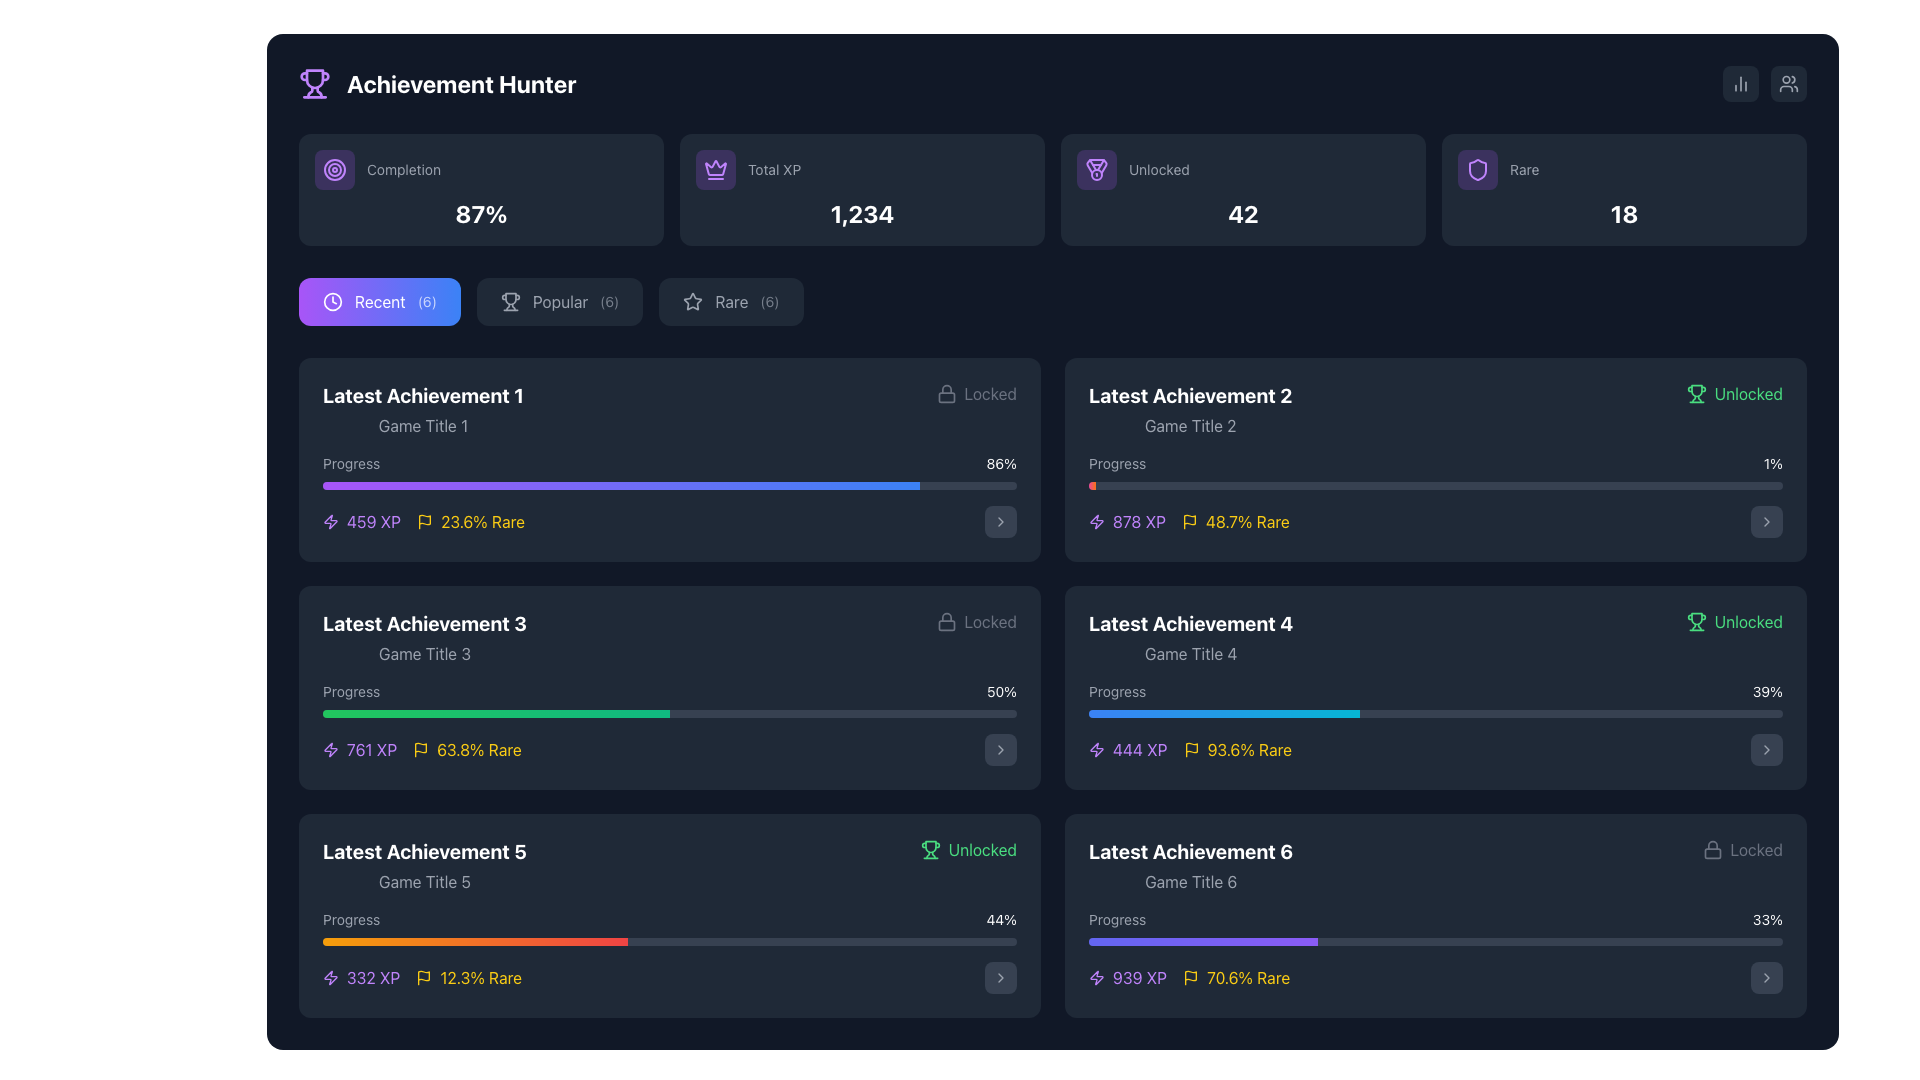  I want to click on the interactive button with a bar chart icon located in the top-right corner of the main interface, so click(1740, 83).